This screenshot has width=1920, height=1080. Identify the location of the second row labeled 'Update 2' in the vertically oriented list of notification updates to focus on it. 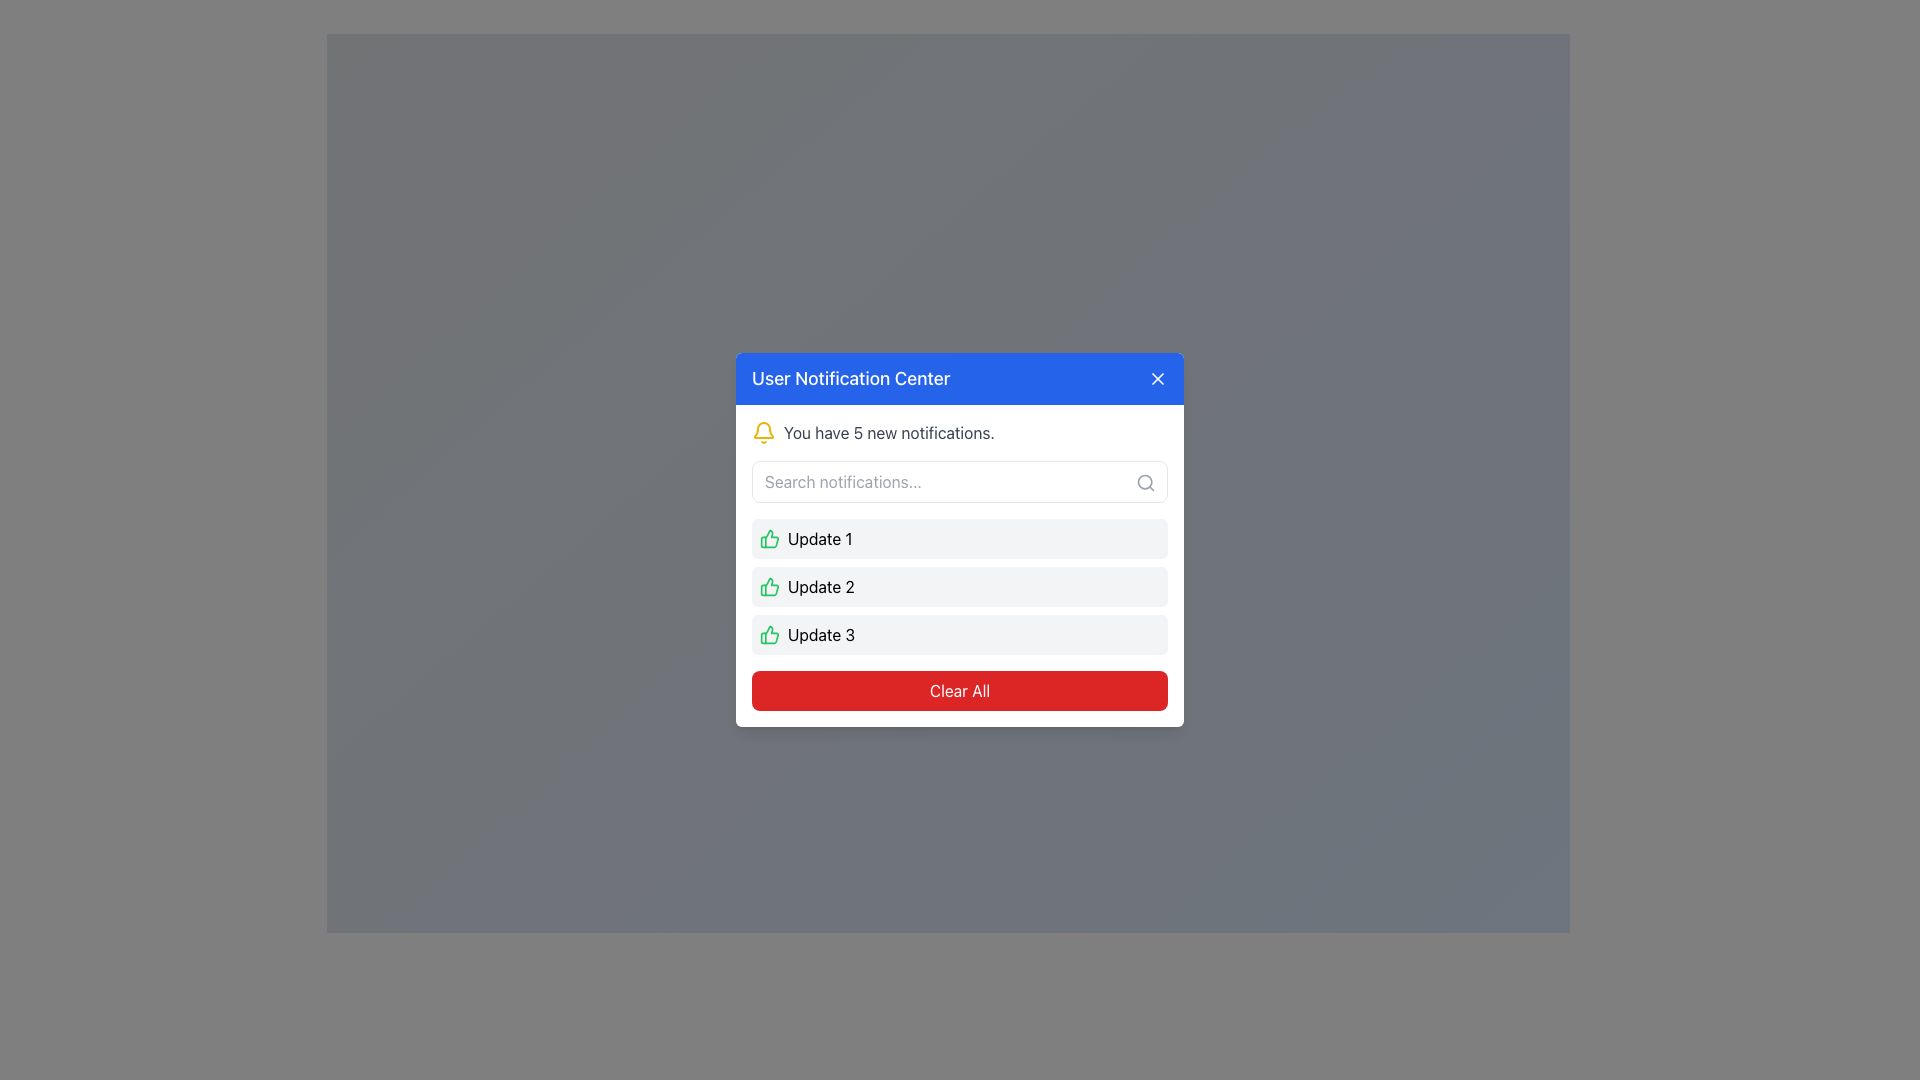
(960, 585).